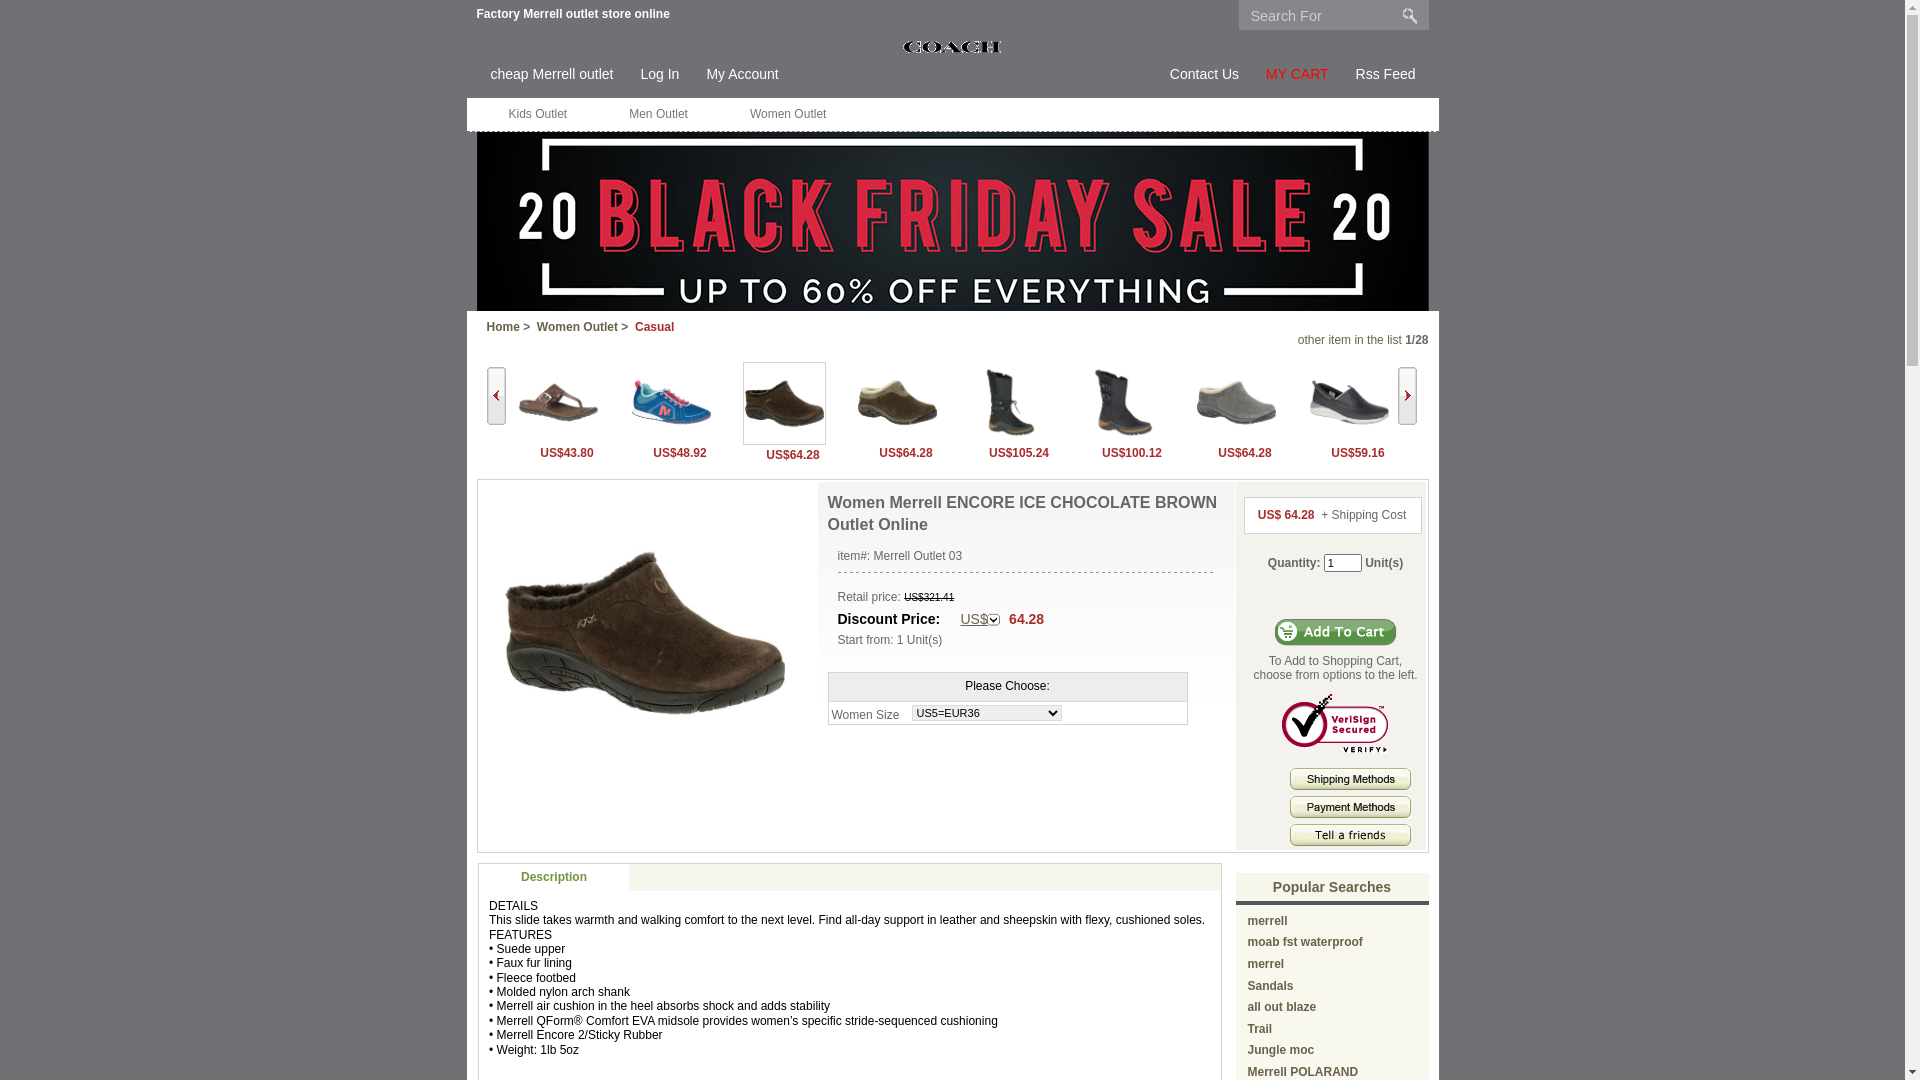  What do you see at coordinates (551, 73) in the screenshot?
I see `'cheap Merrell outlet'` at bounding box center [551, 73].